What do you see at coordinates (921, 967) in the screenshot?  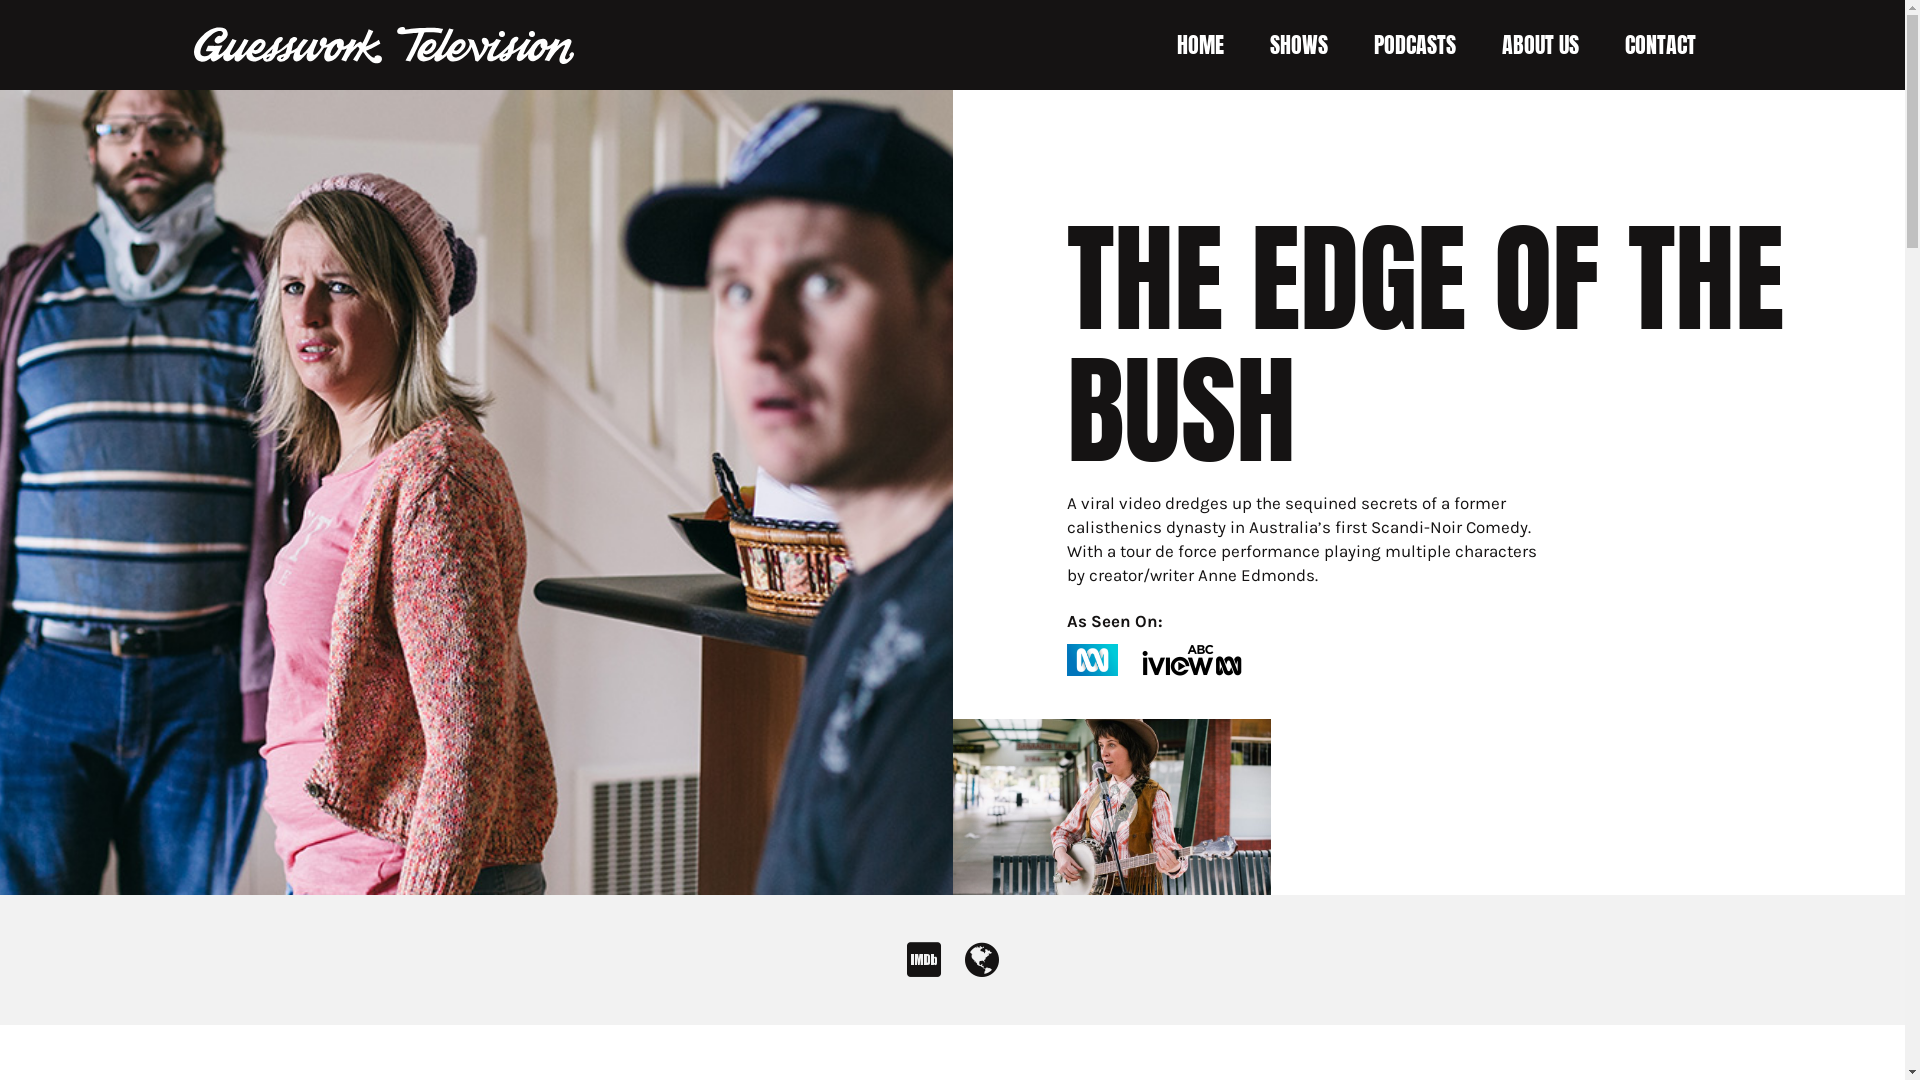 I see `'IMDb'` at bounding box center [921, 967].